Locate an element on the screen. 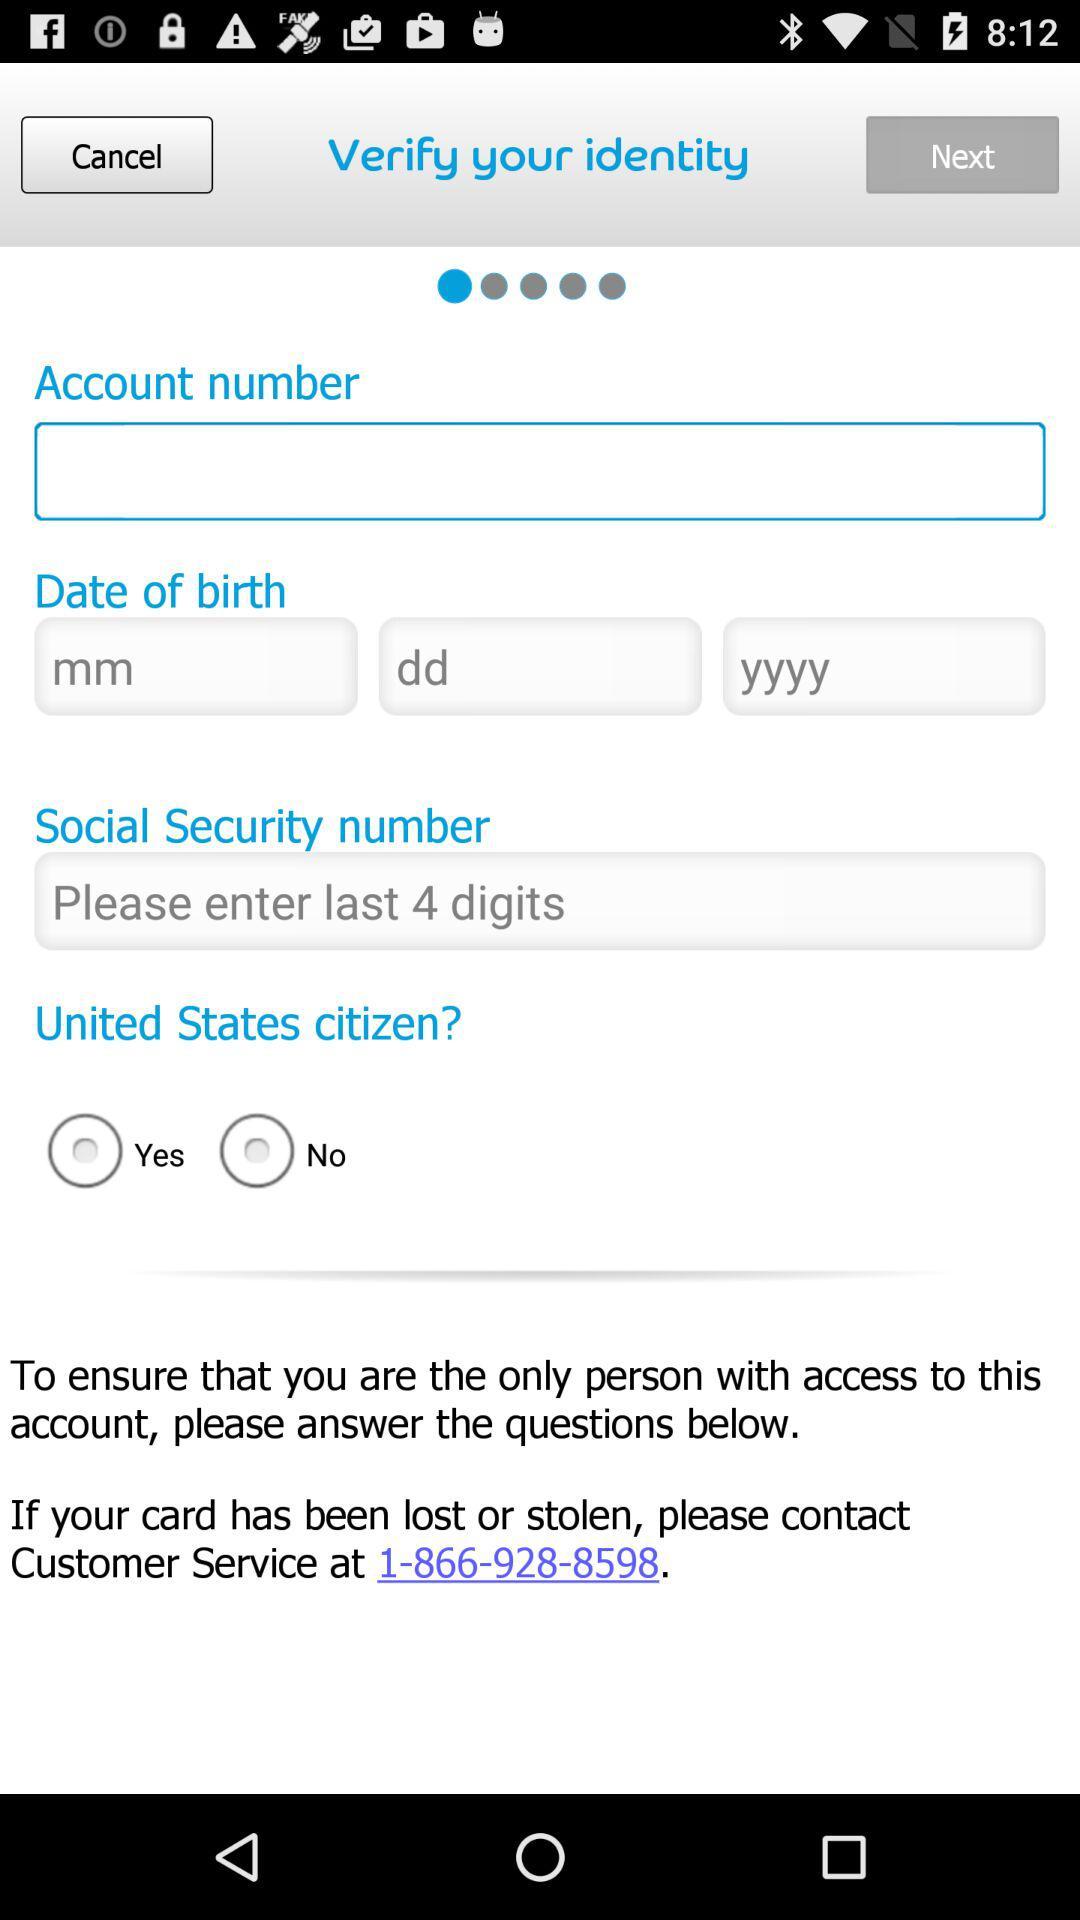  cancel is located at coordinates (116, 153).